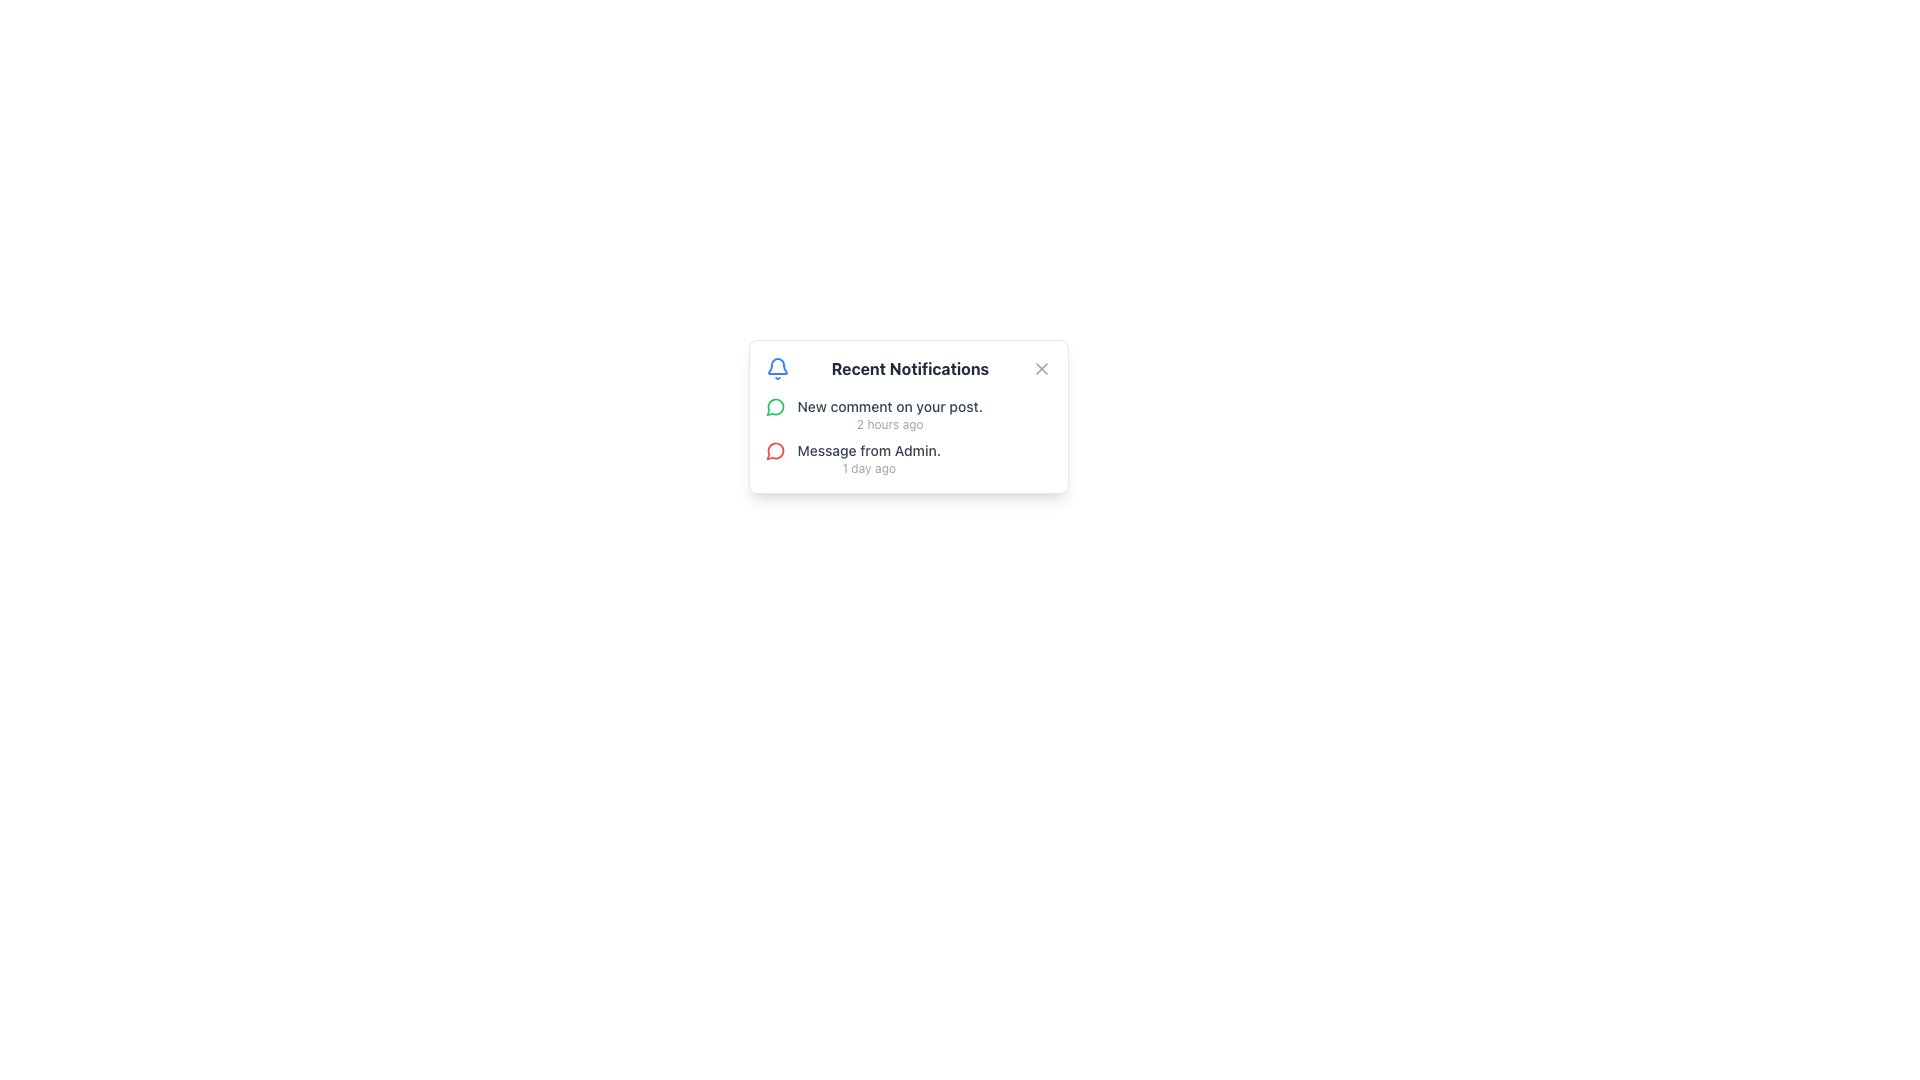  Describe the element at coordinates (774, 406) in the screenshot. I see `the circular, speech-bubble-like icon with a green stroke, which is the leftmost component of the second notification item in the notification card interface` at that location.